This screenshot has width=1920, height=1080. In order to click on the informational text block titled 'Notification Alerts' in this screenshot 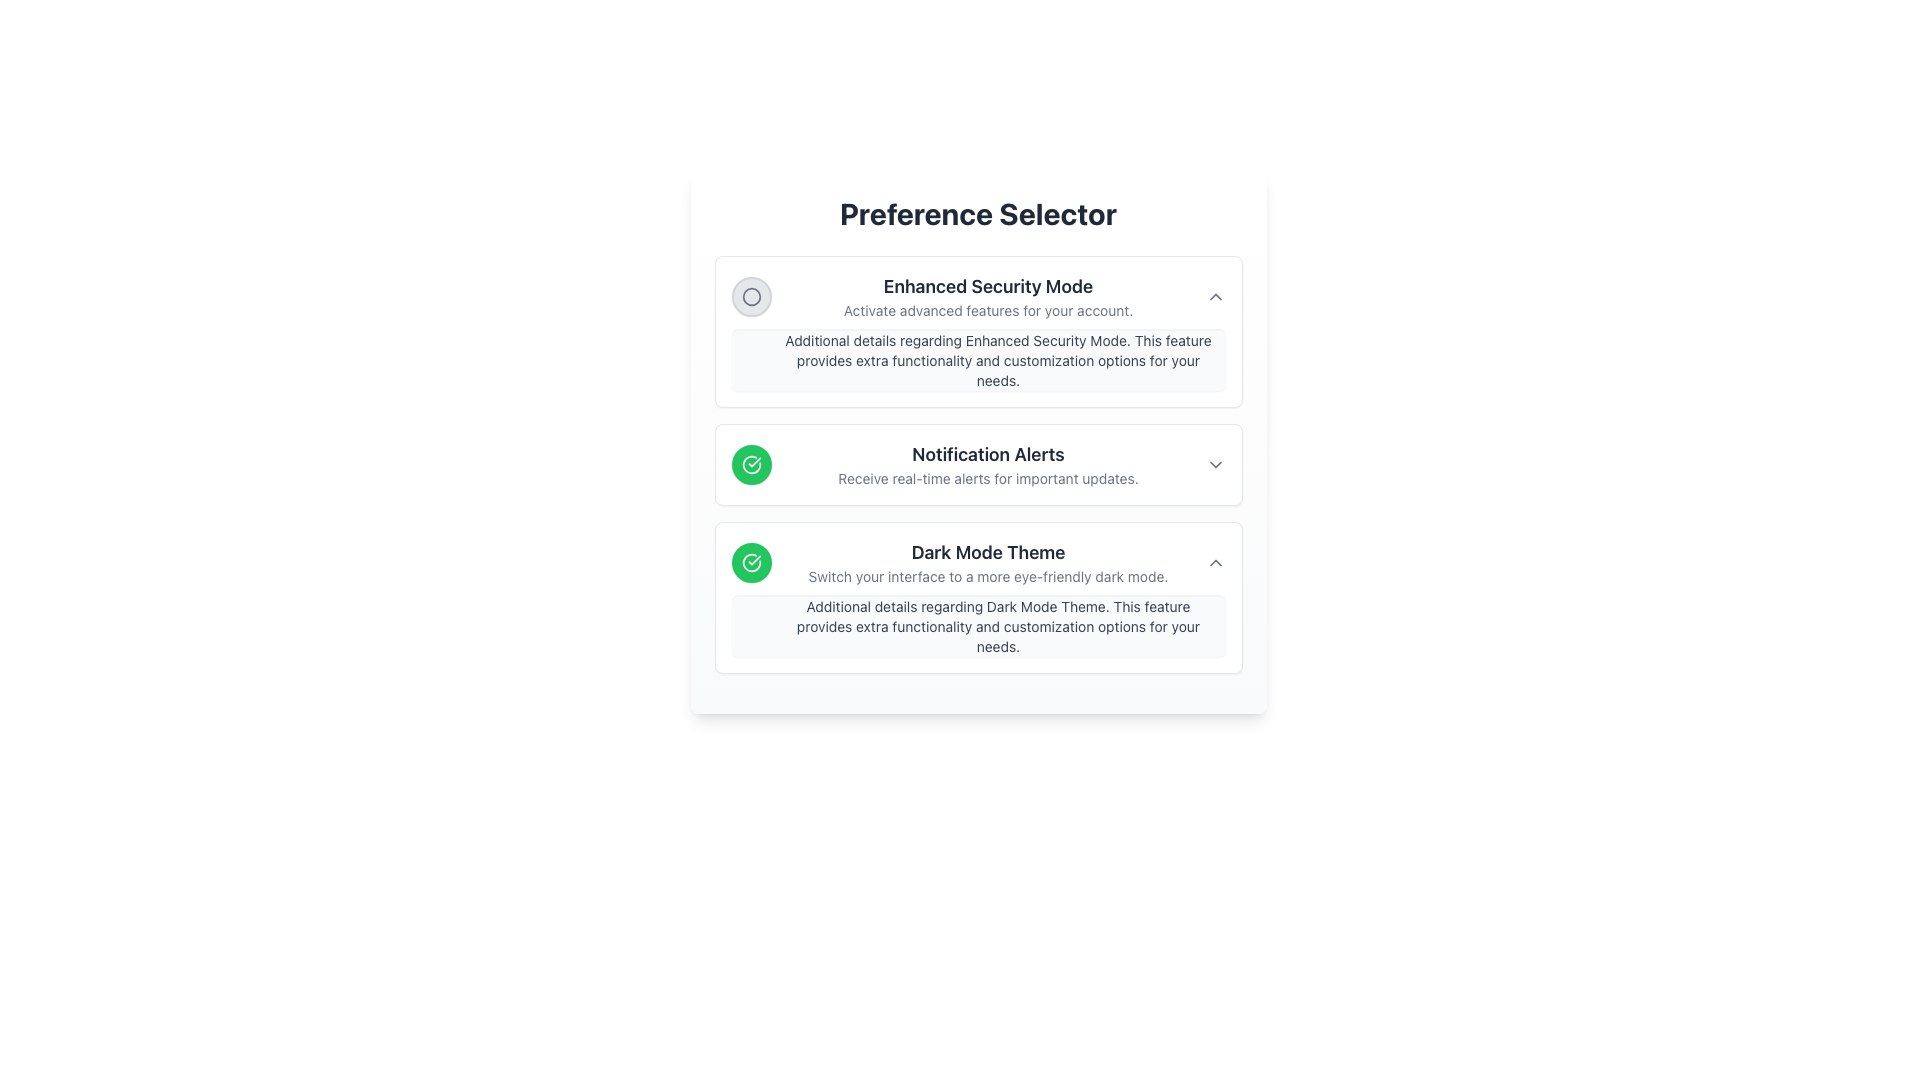, I will do `click(988, 465)`.